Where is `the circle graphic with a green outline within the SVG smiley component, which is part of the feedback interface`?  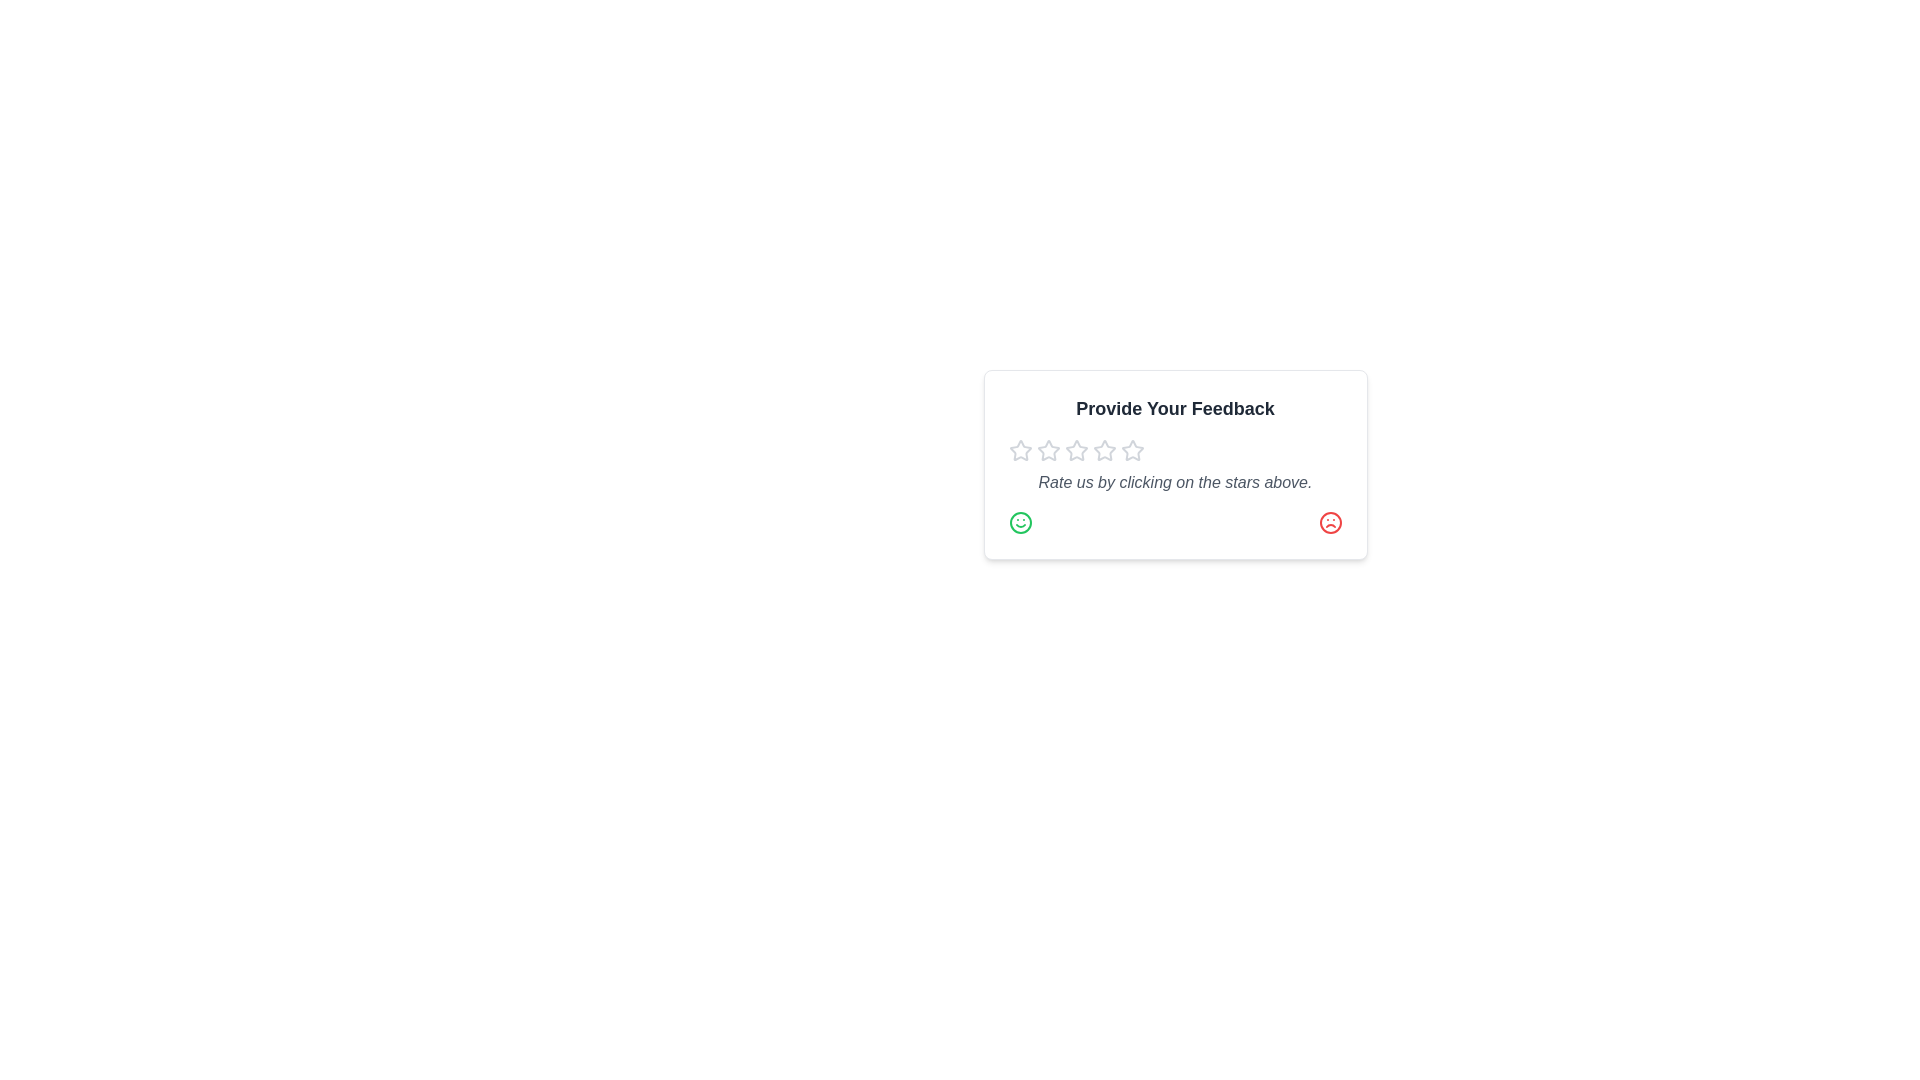
the circle graphic with a green outline within the SVG smiley component, which is part of the feedback interface is located at coordinates (1020, 522).